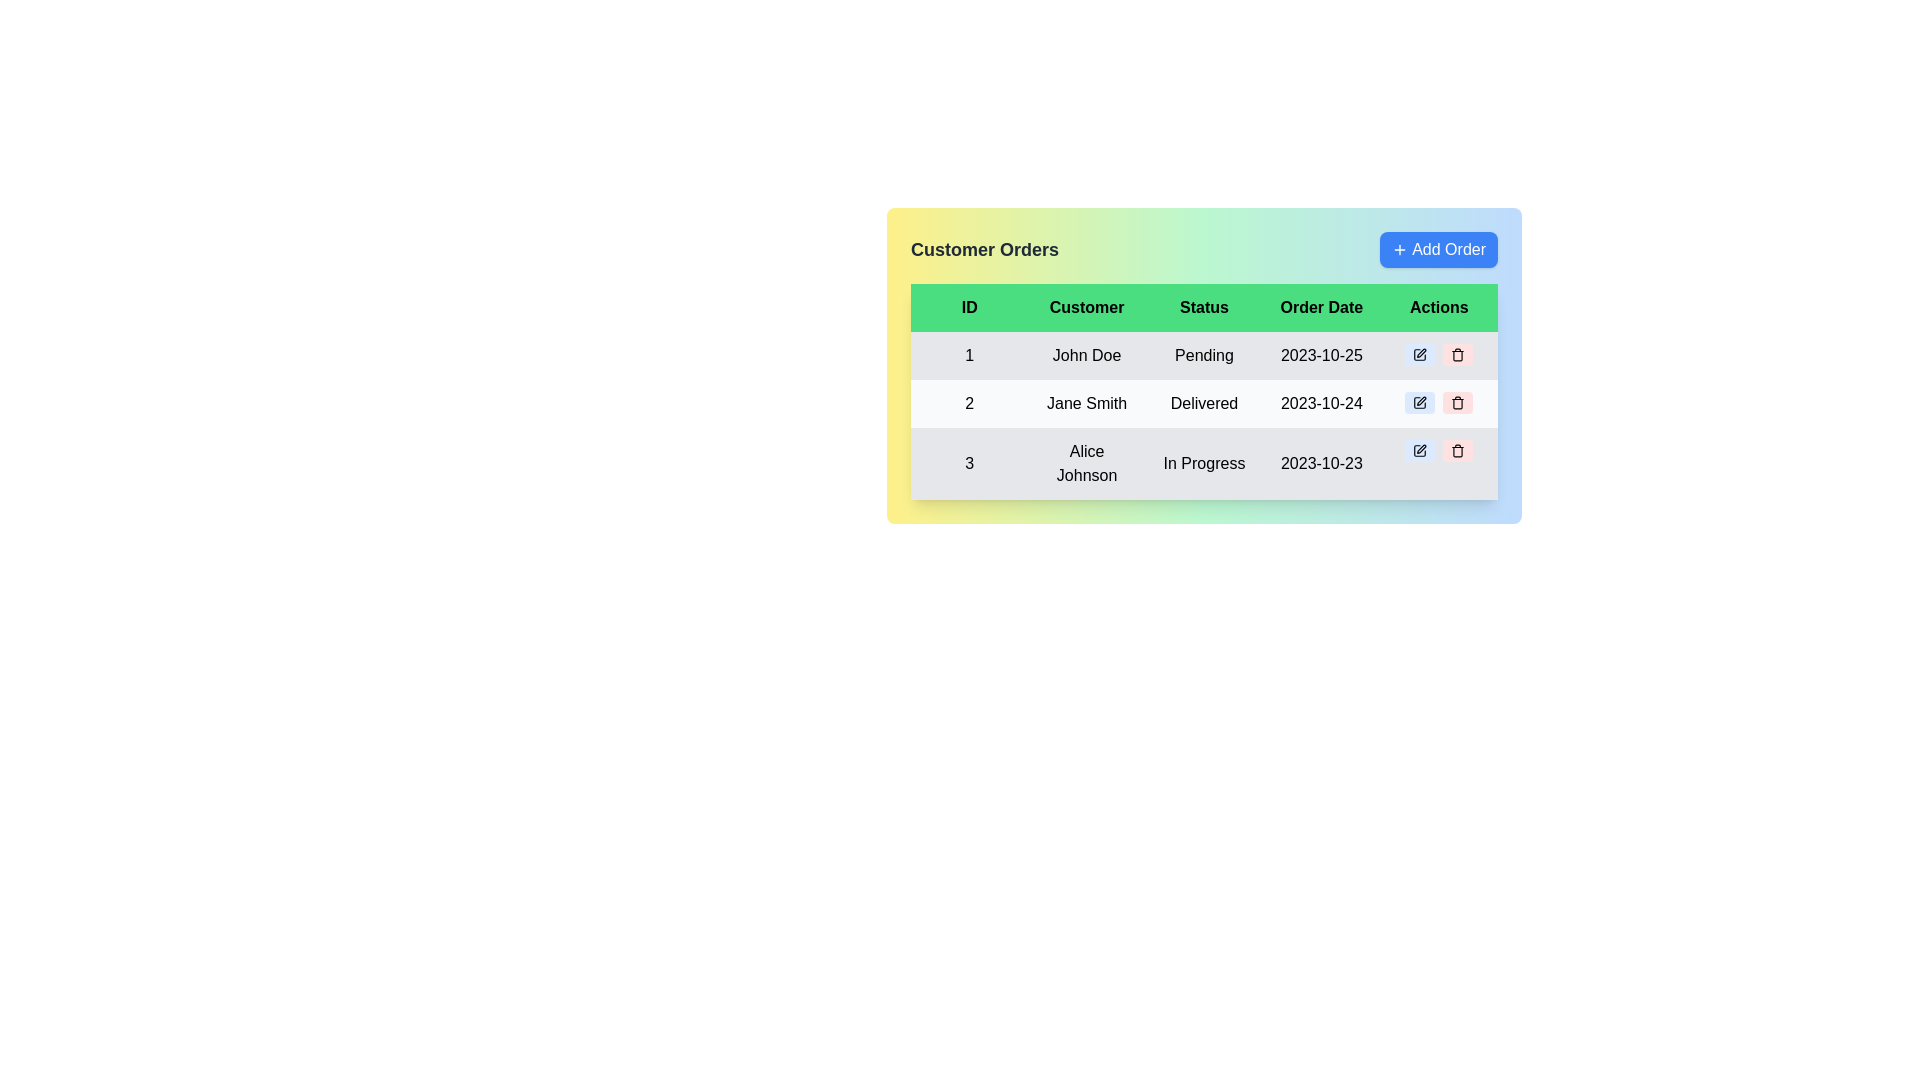 The width and height of the screenshot is (1920, 1080). I want to click on the delete button located in the 'Actions' column of the third row of the table, so click(1458, 451).